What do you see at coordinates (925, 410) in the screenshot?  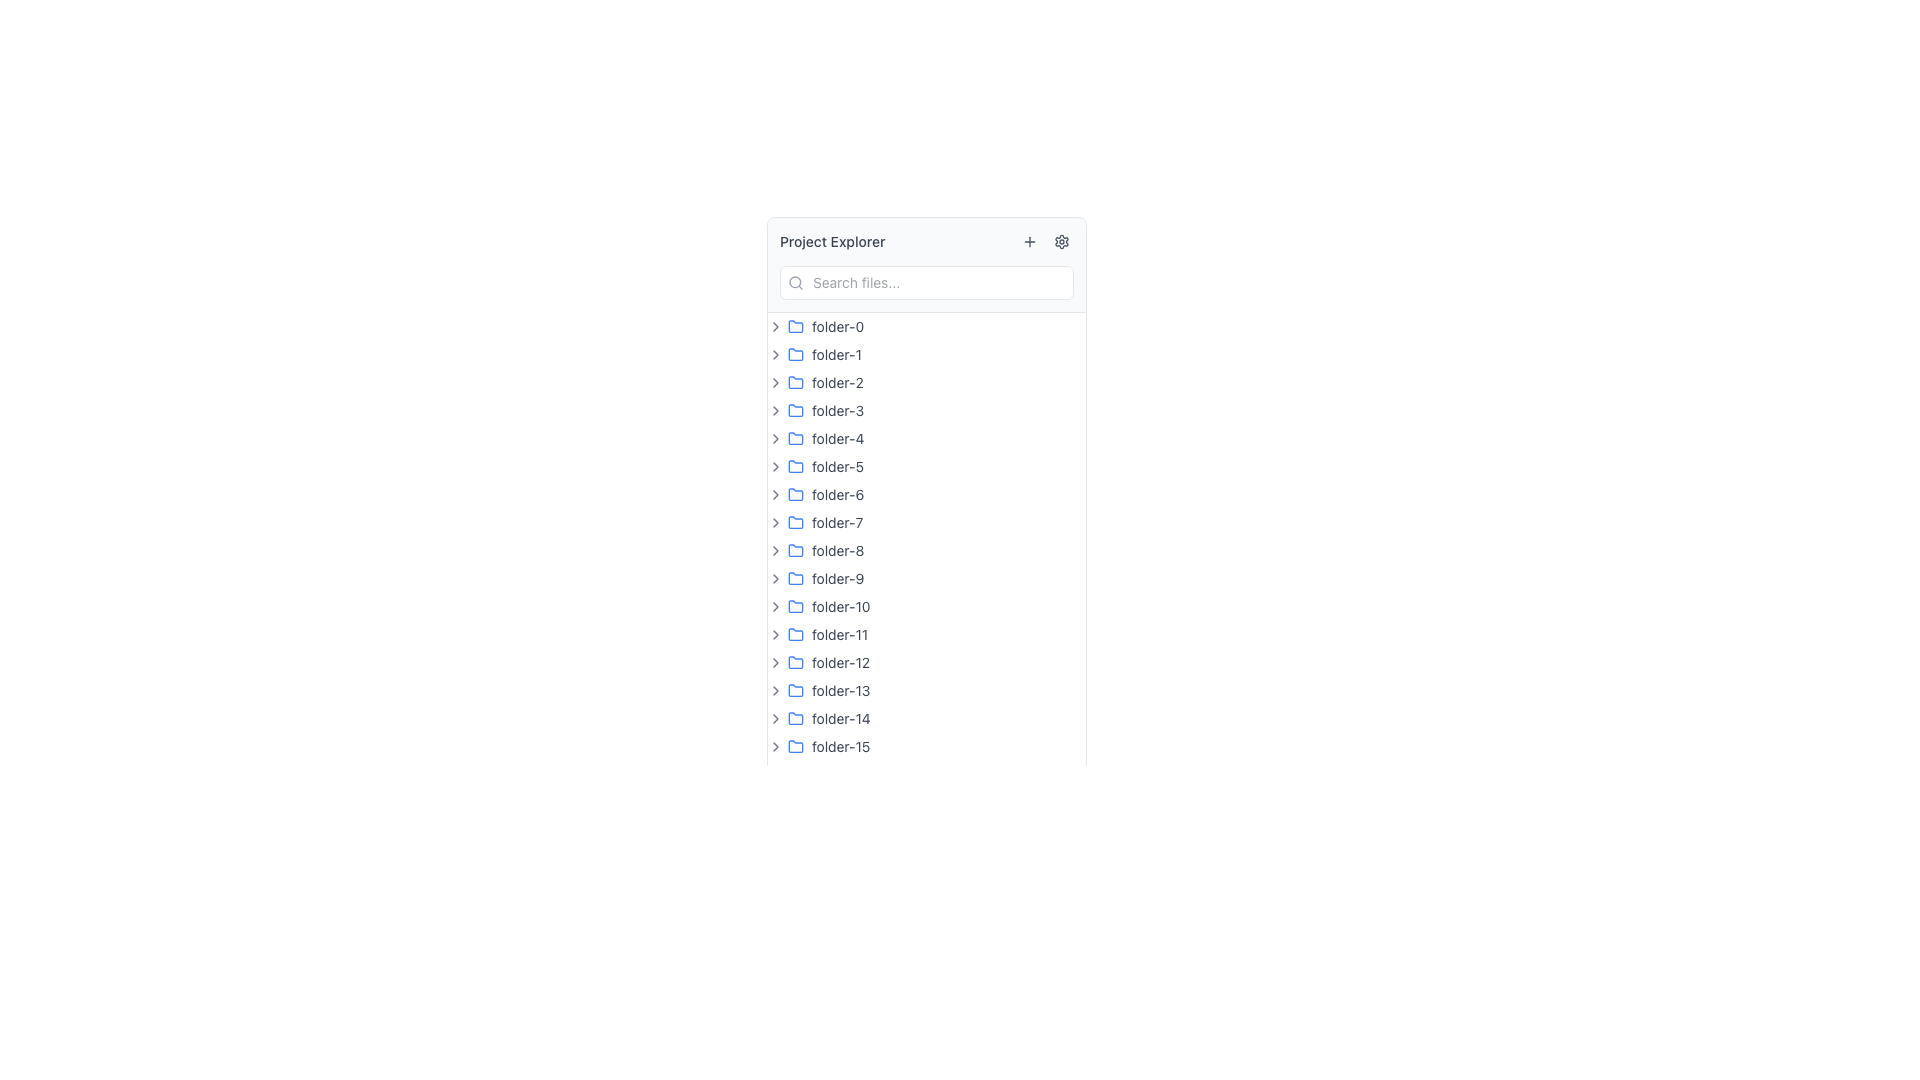 I see `the folder item labeled 'folder-3'` at bounding box center [925, 410].